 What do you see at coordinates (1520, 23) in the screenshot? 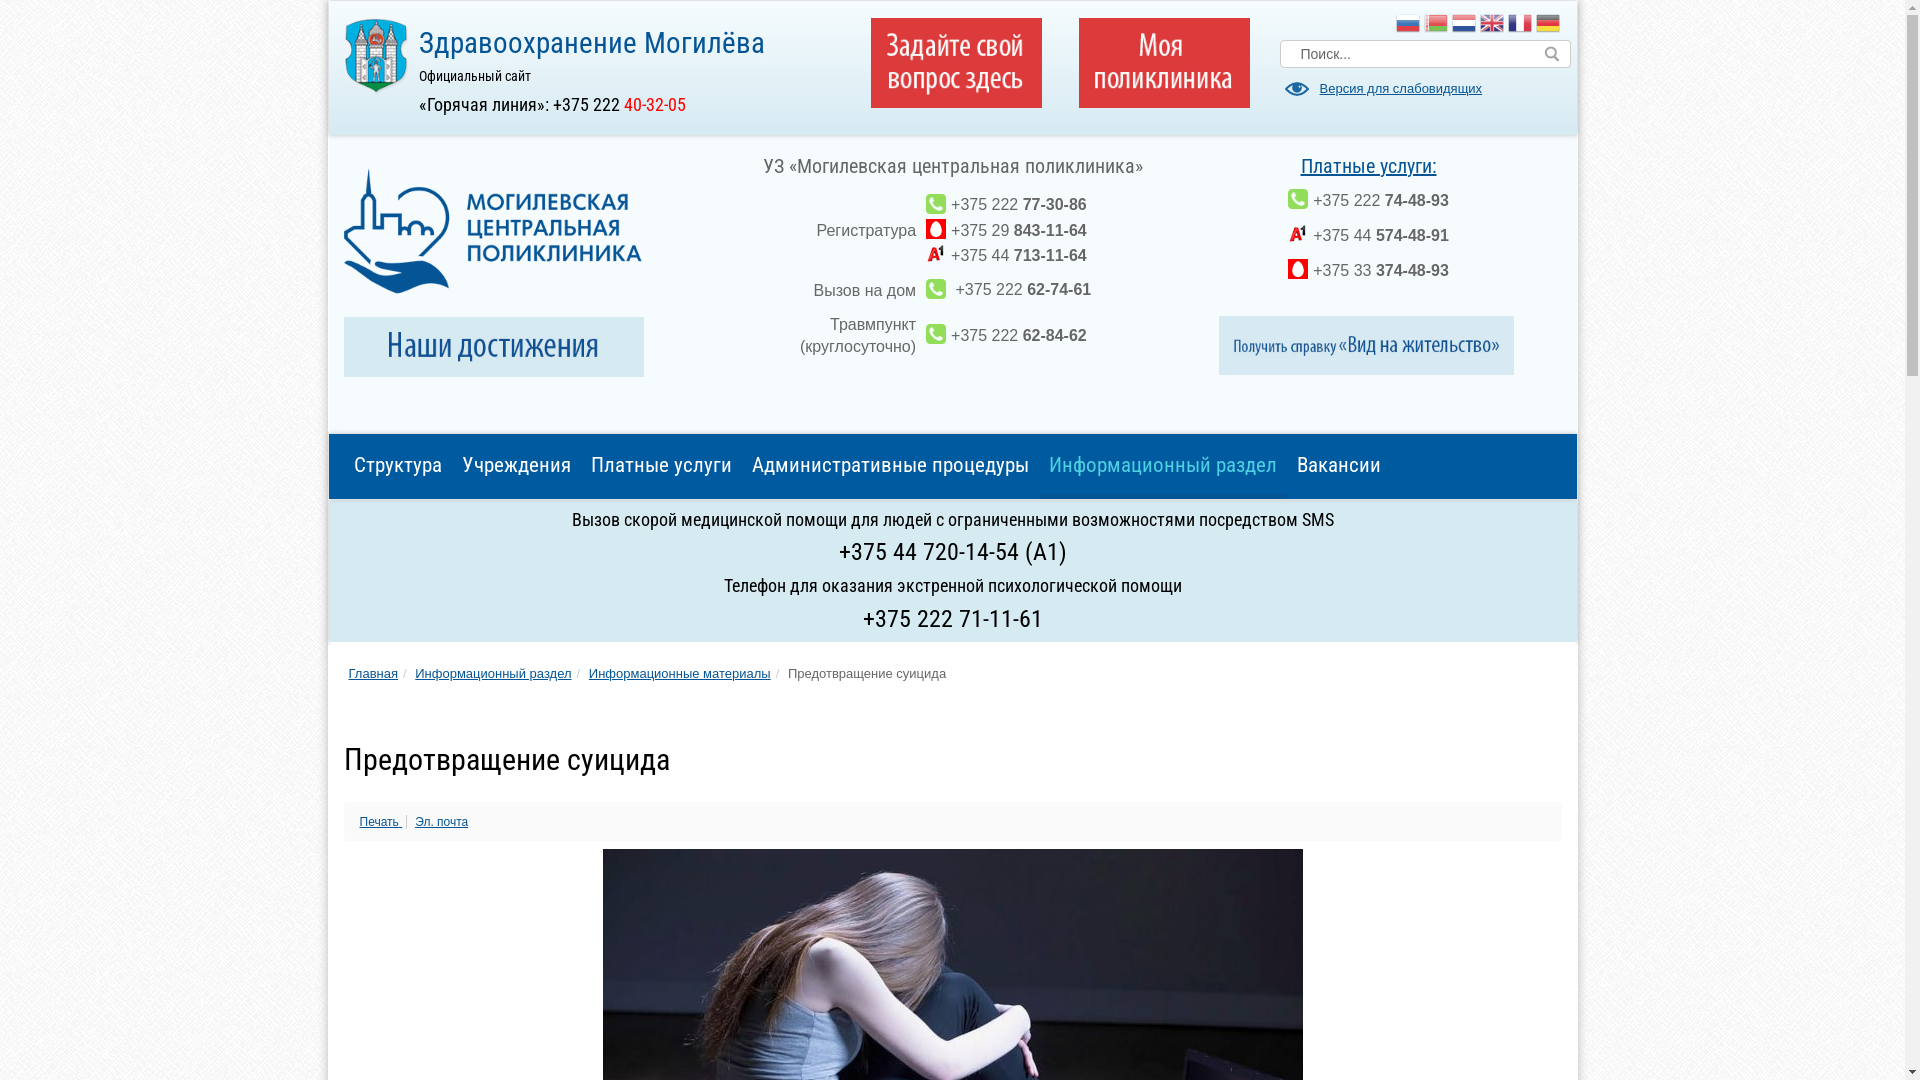
I see `'French'` at bounding box center [1520, 23].